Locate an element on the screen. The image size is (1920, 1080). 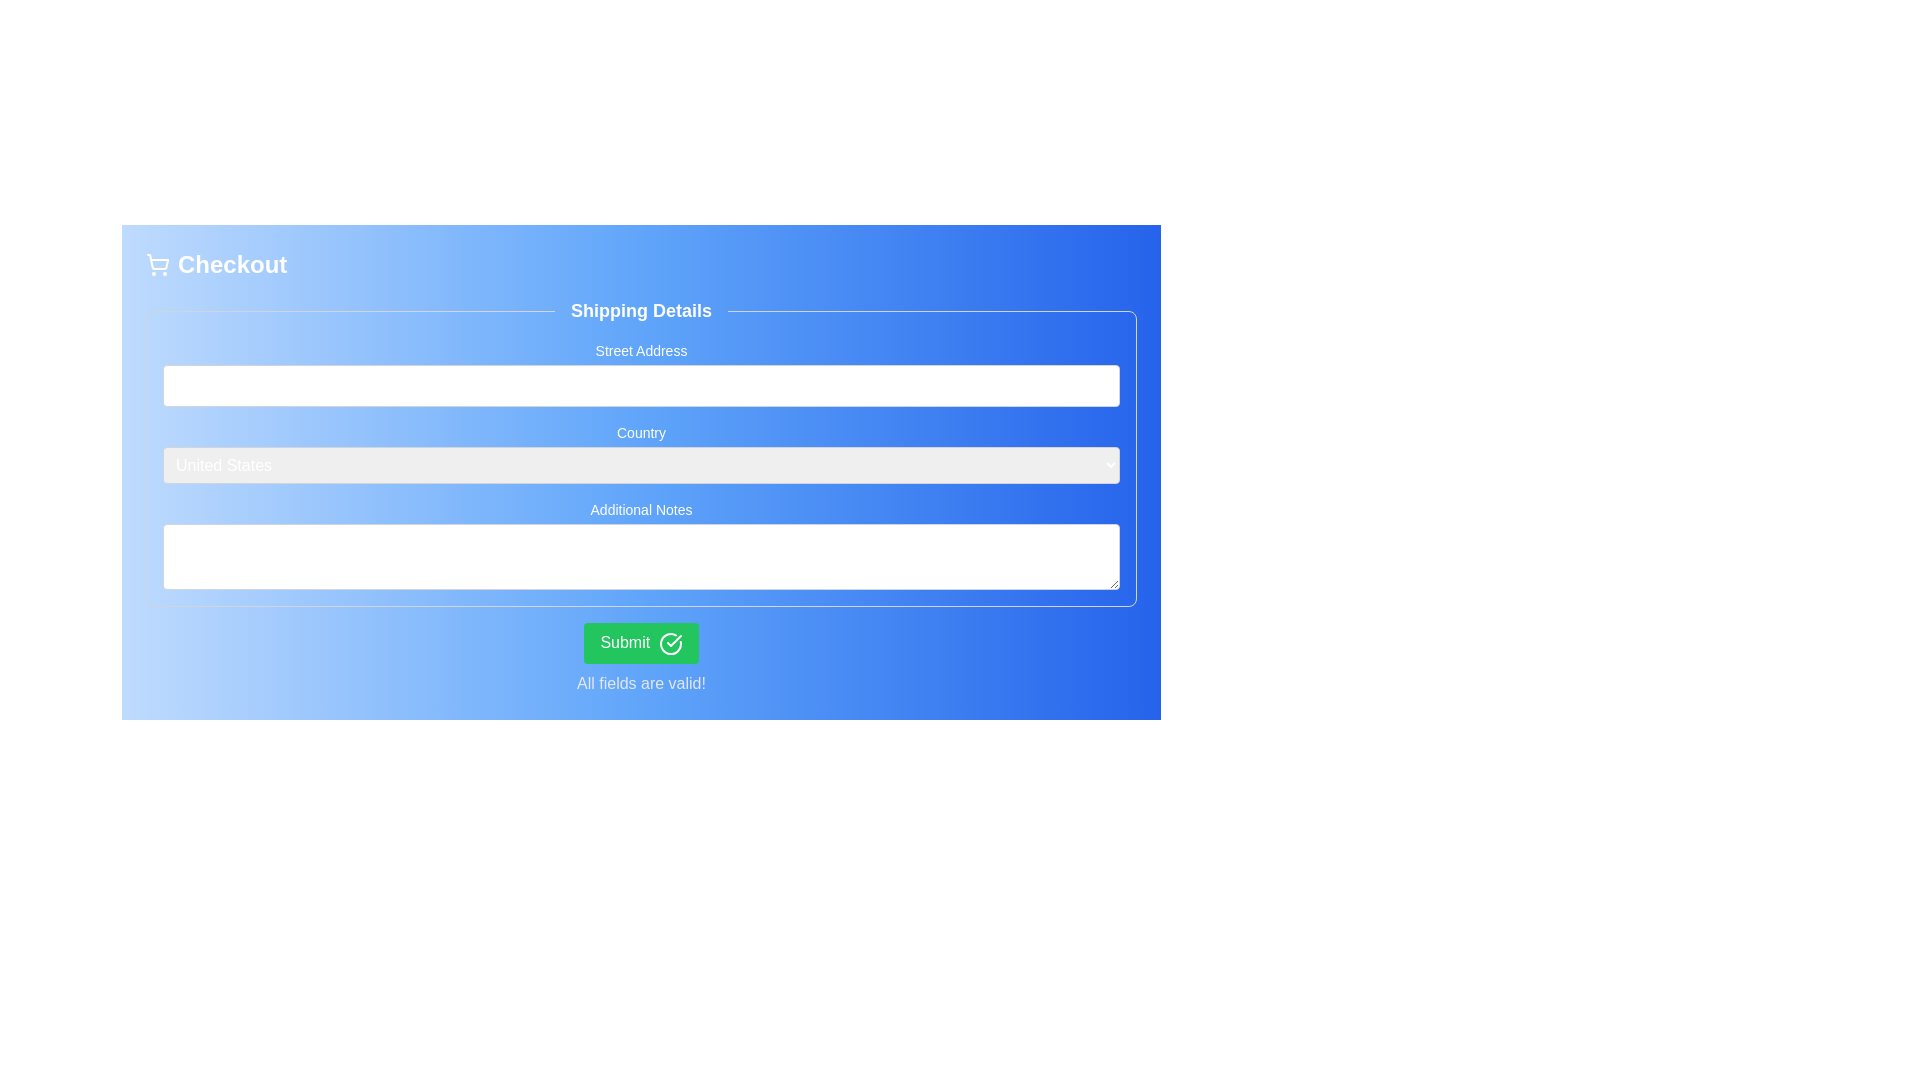
the green 'Submit' button with a confirmation checkmark is located at coordinates (641, 643).